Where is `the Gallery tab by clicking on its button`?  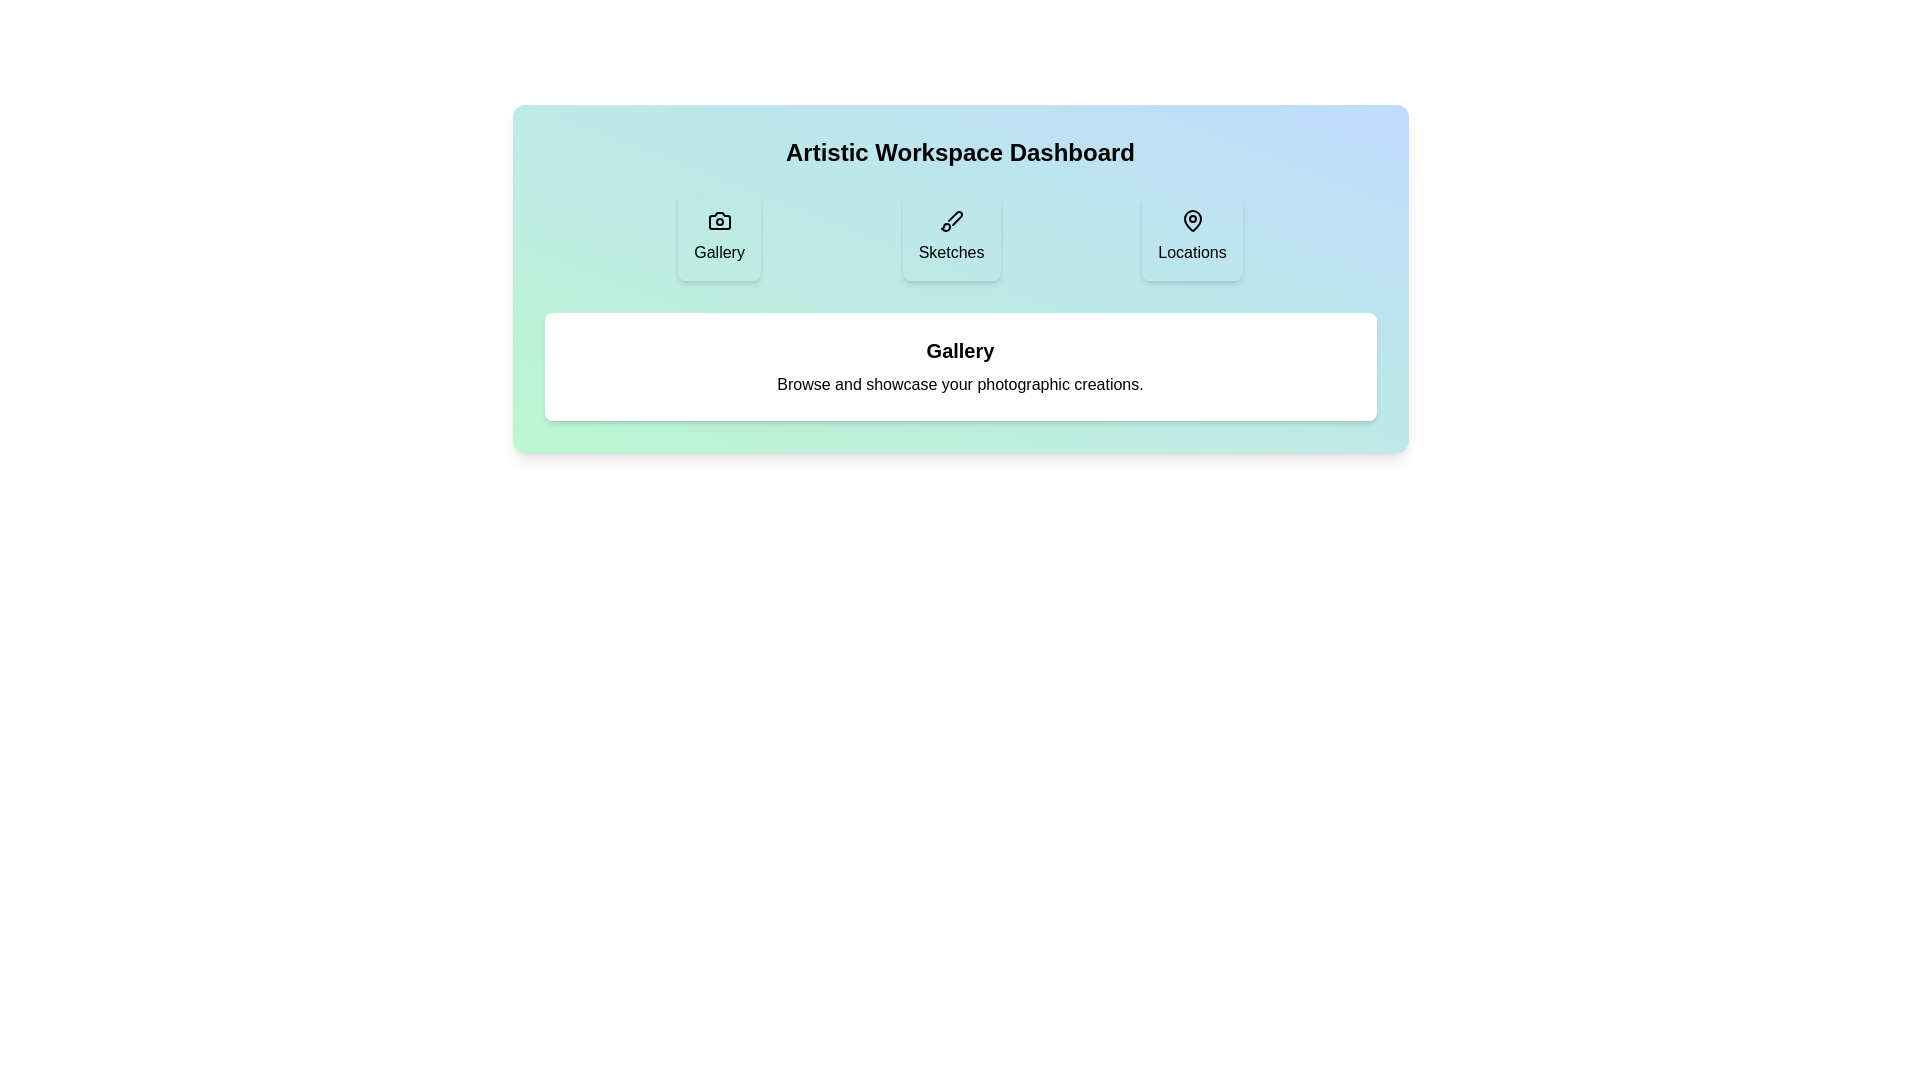
the Gallery tab by clicking on its button is located at coordinates (719, 235).